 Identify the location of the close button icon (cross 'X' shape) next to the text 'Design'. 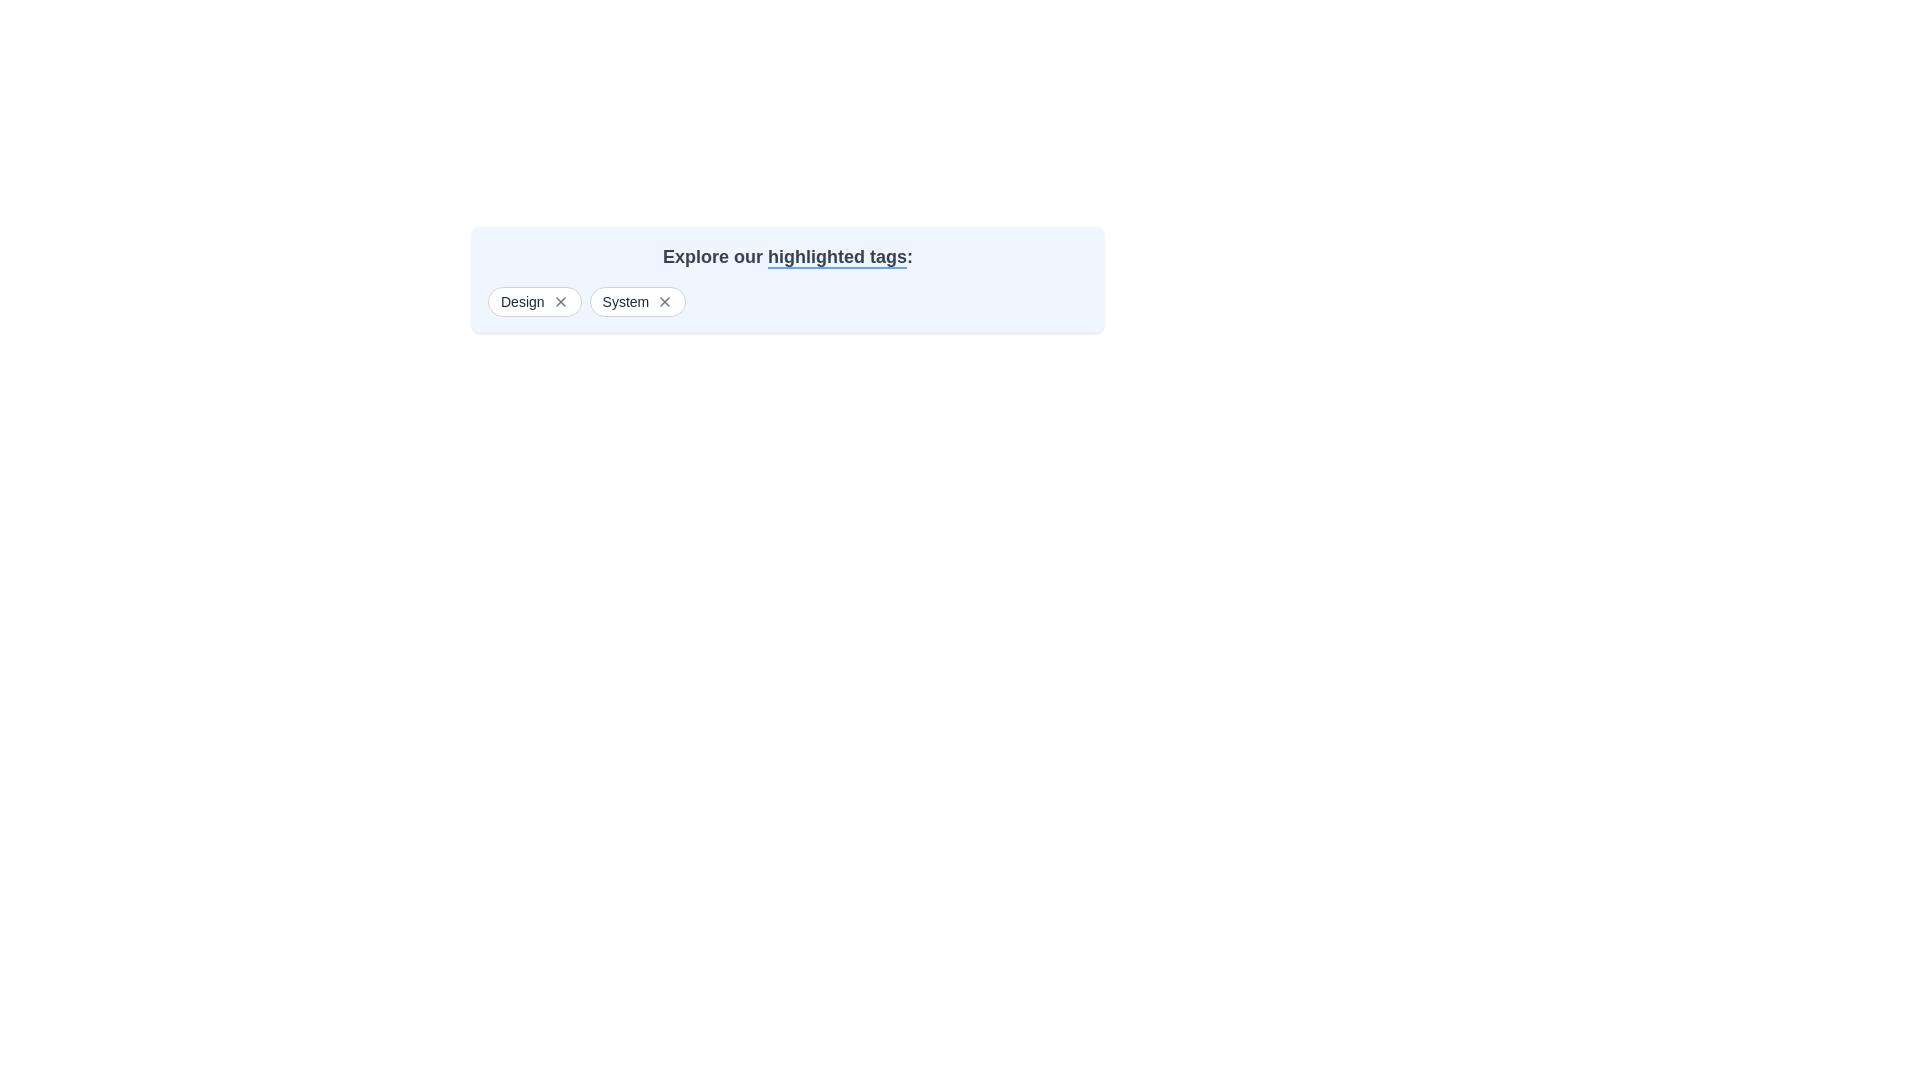
(560, 301).